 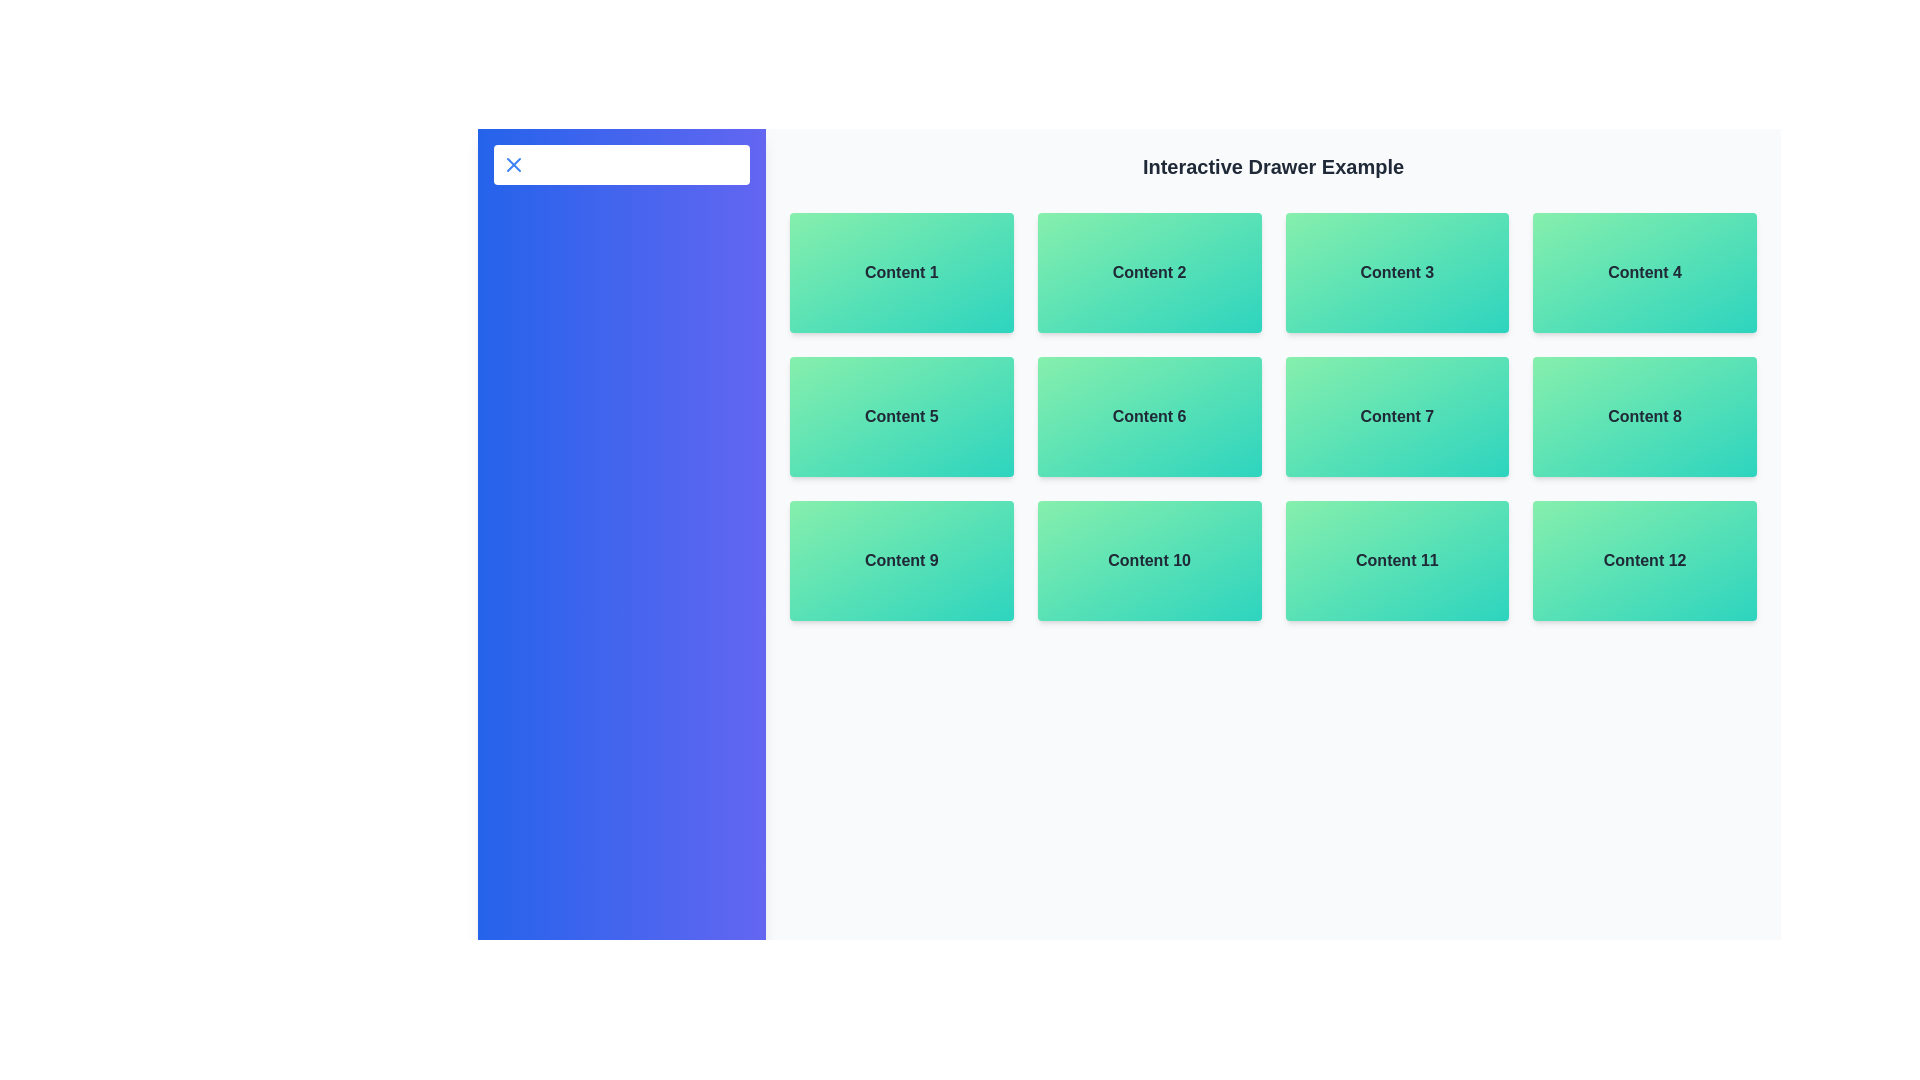 What do you see at coordinates (621, 164) in the screenshot?
I see `the toggle button to toggle the drawer's state` at bounding box center [621, 164].